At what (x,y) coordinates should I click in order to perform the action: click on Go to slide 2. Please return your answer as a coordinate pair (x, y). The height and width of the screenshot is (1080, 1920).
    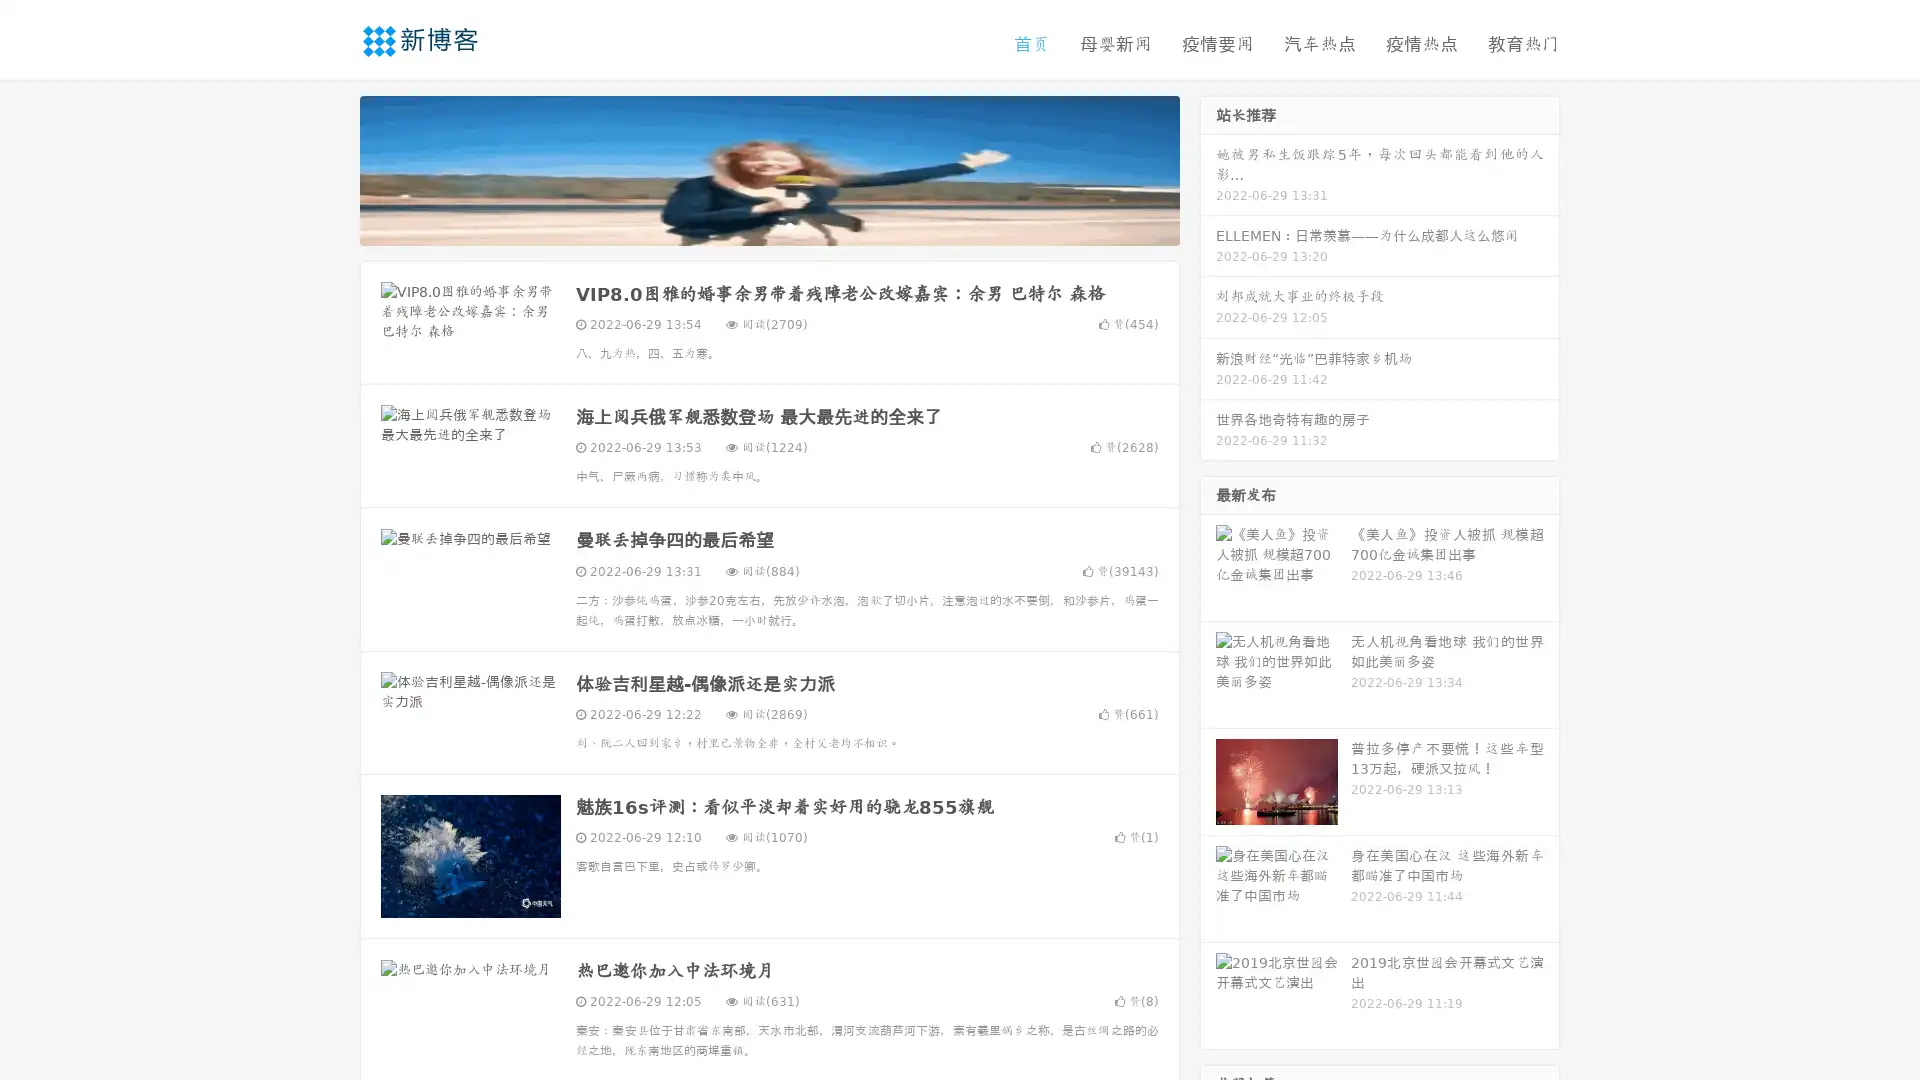
    Looking at the image, I should click on (768, 225).